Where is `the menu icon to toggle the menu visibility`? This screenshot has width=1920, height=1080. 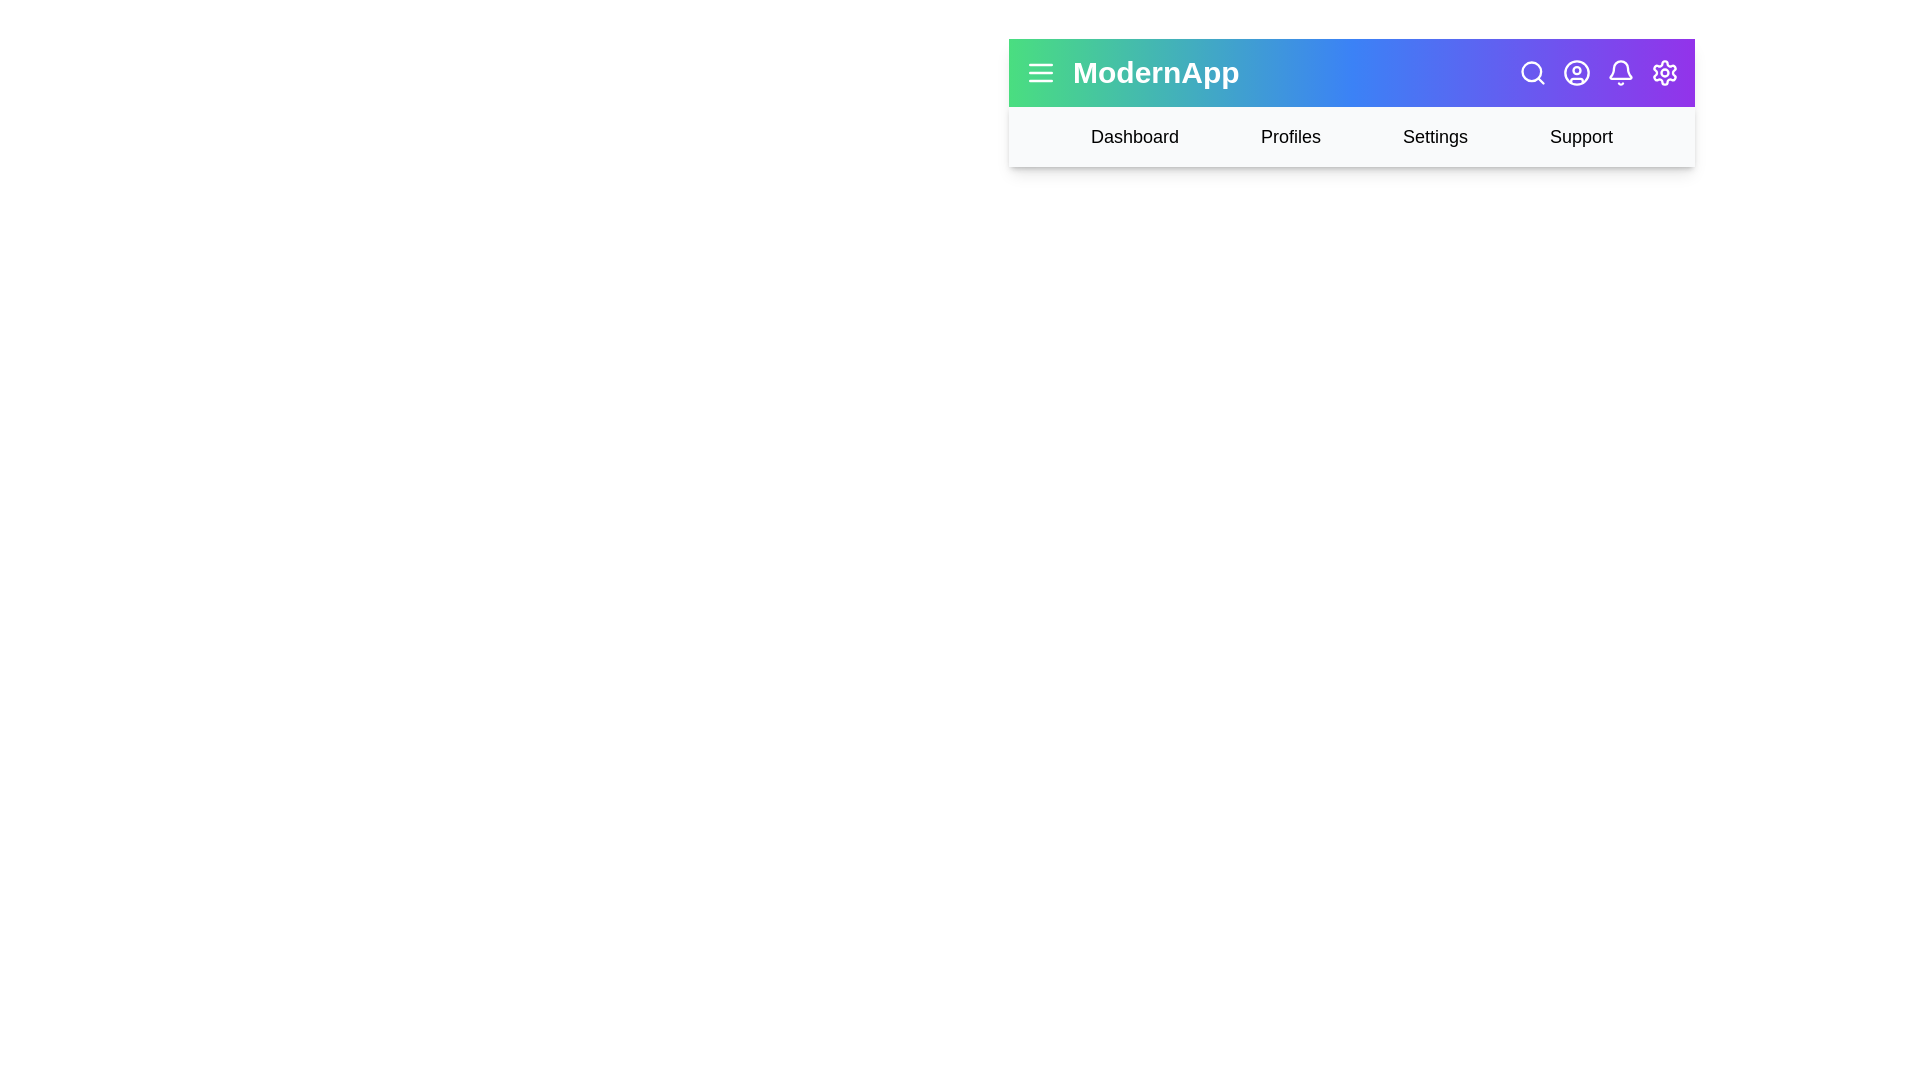
the menu icon to toggle the menu visibility is located at coordinates (1040, 72).